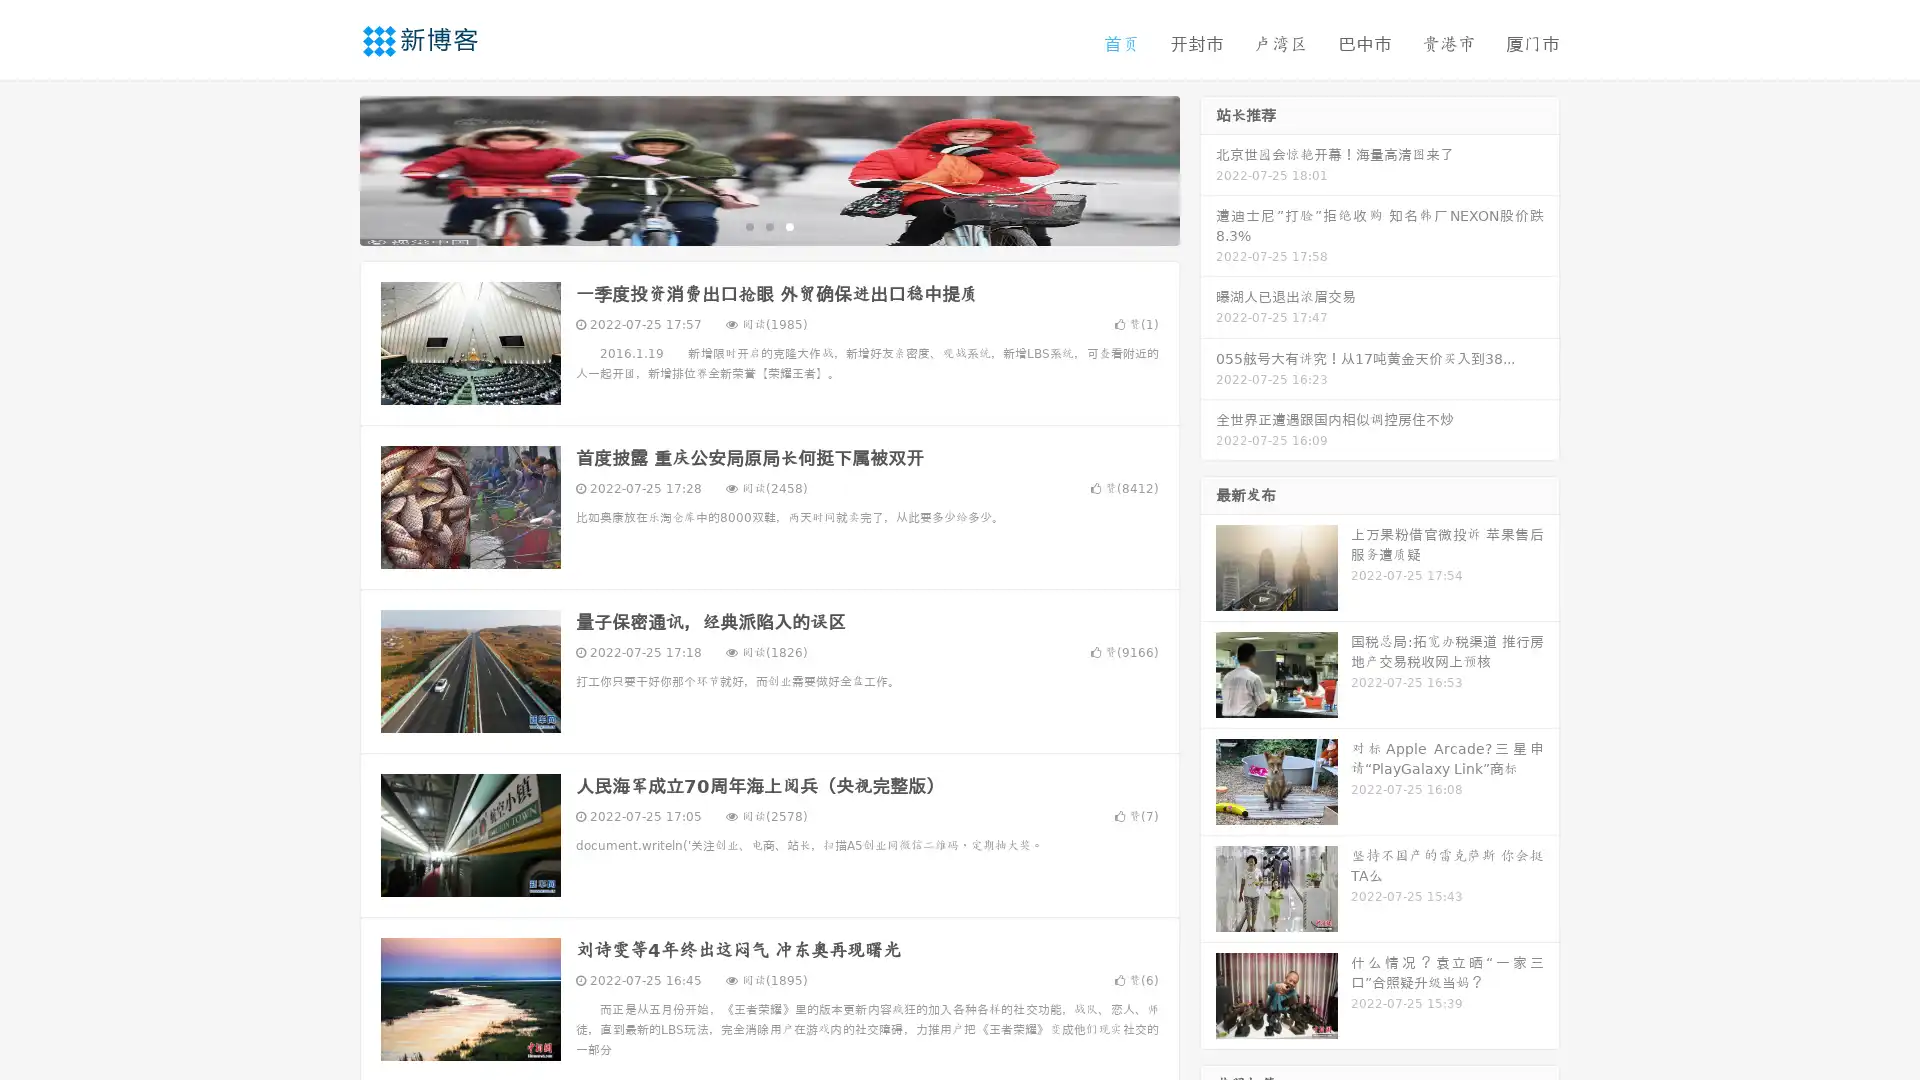 This screenshot has width=1920, height=1080. I want to click on Previous slide, so click(330, 168).